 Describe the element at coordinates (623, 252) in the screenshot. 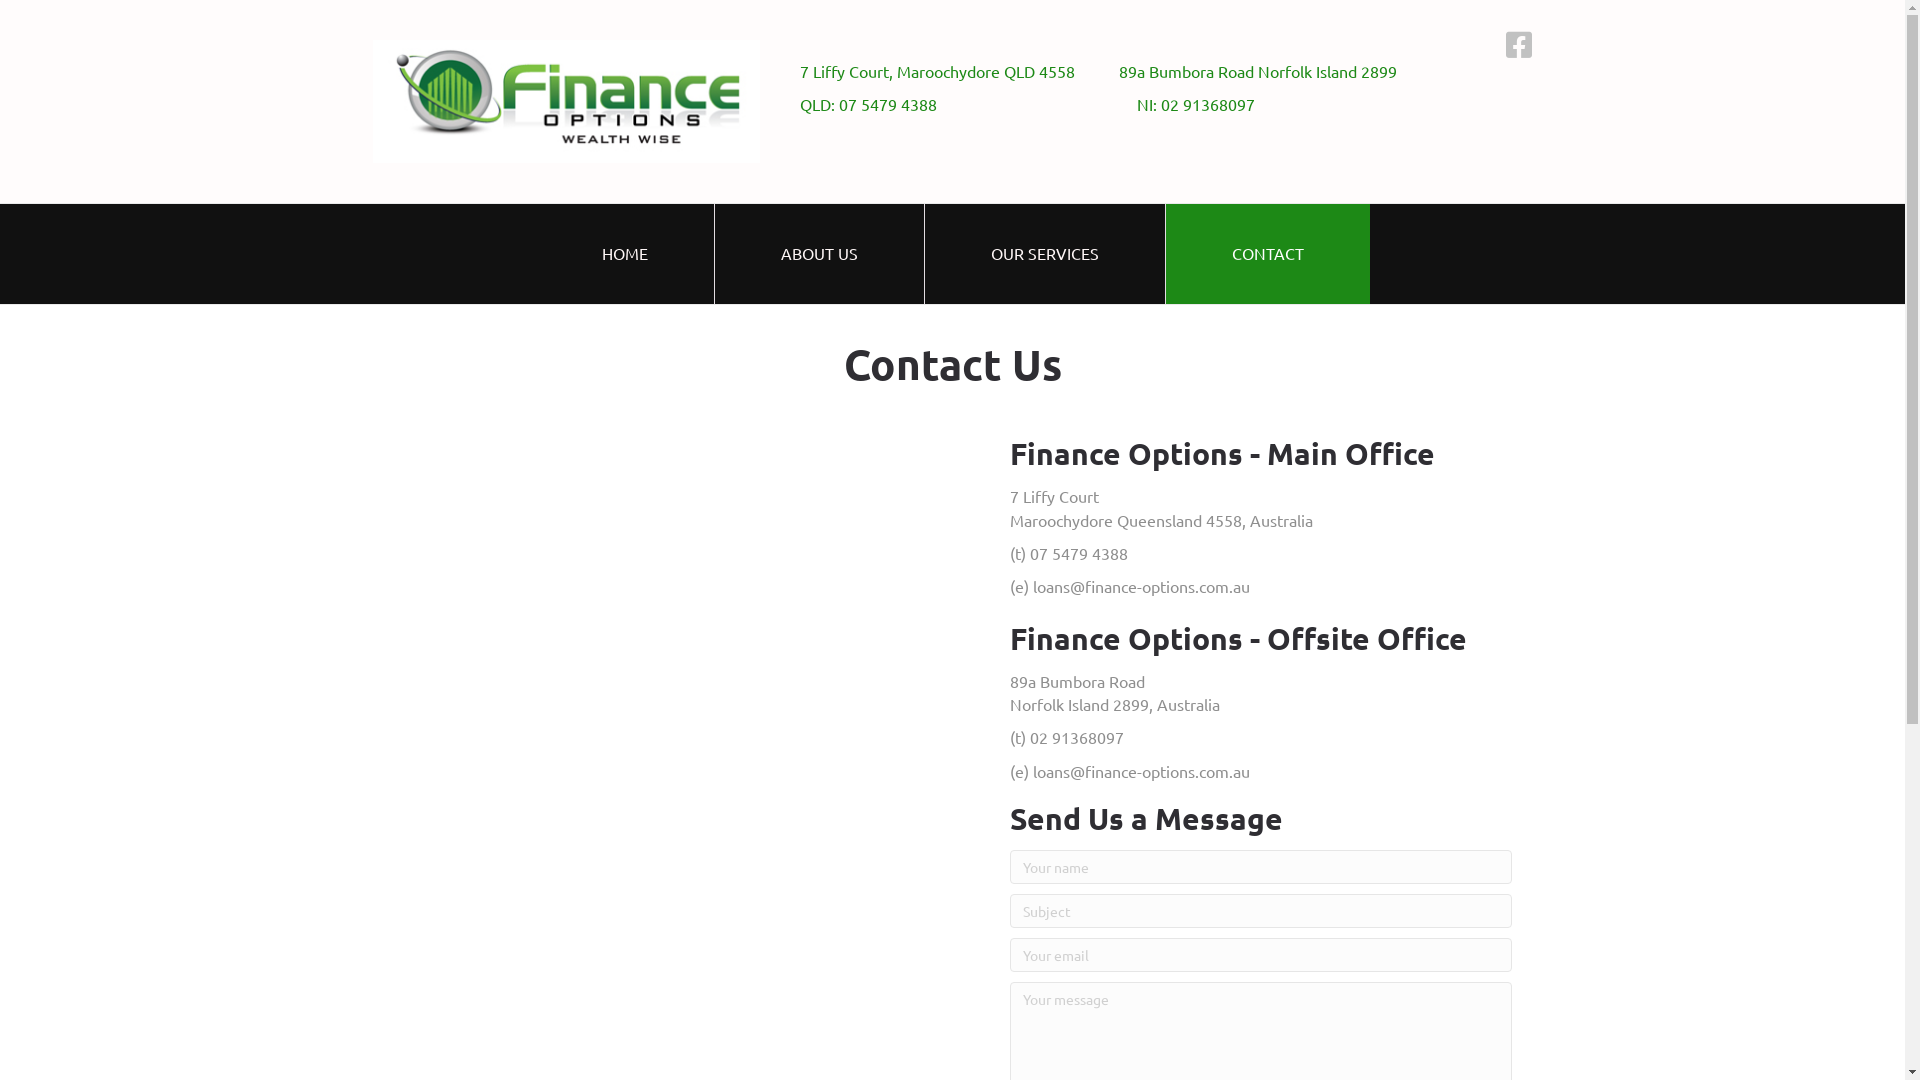

I see `'HOME'` at that location.